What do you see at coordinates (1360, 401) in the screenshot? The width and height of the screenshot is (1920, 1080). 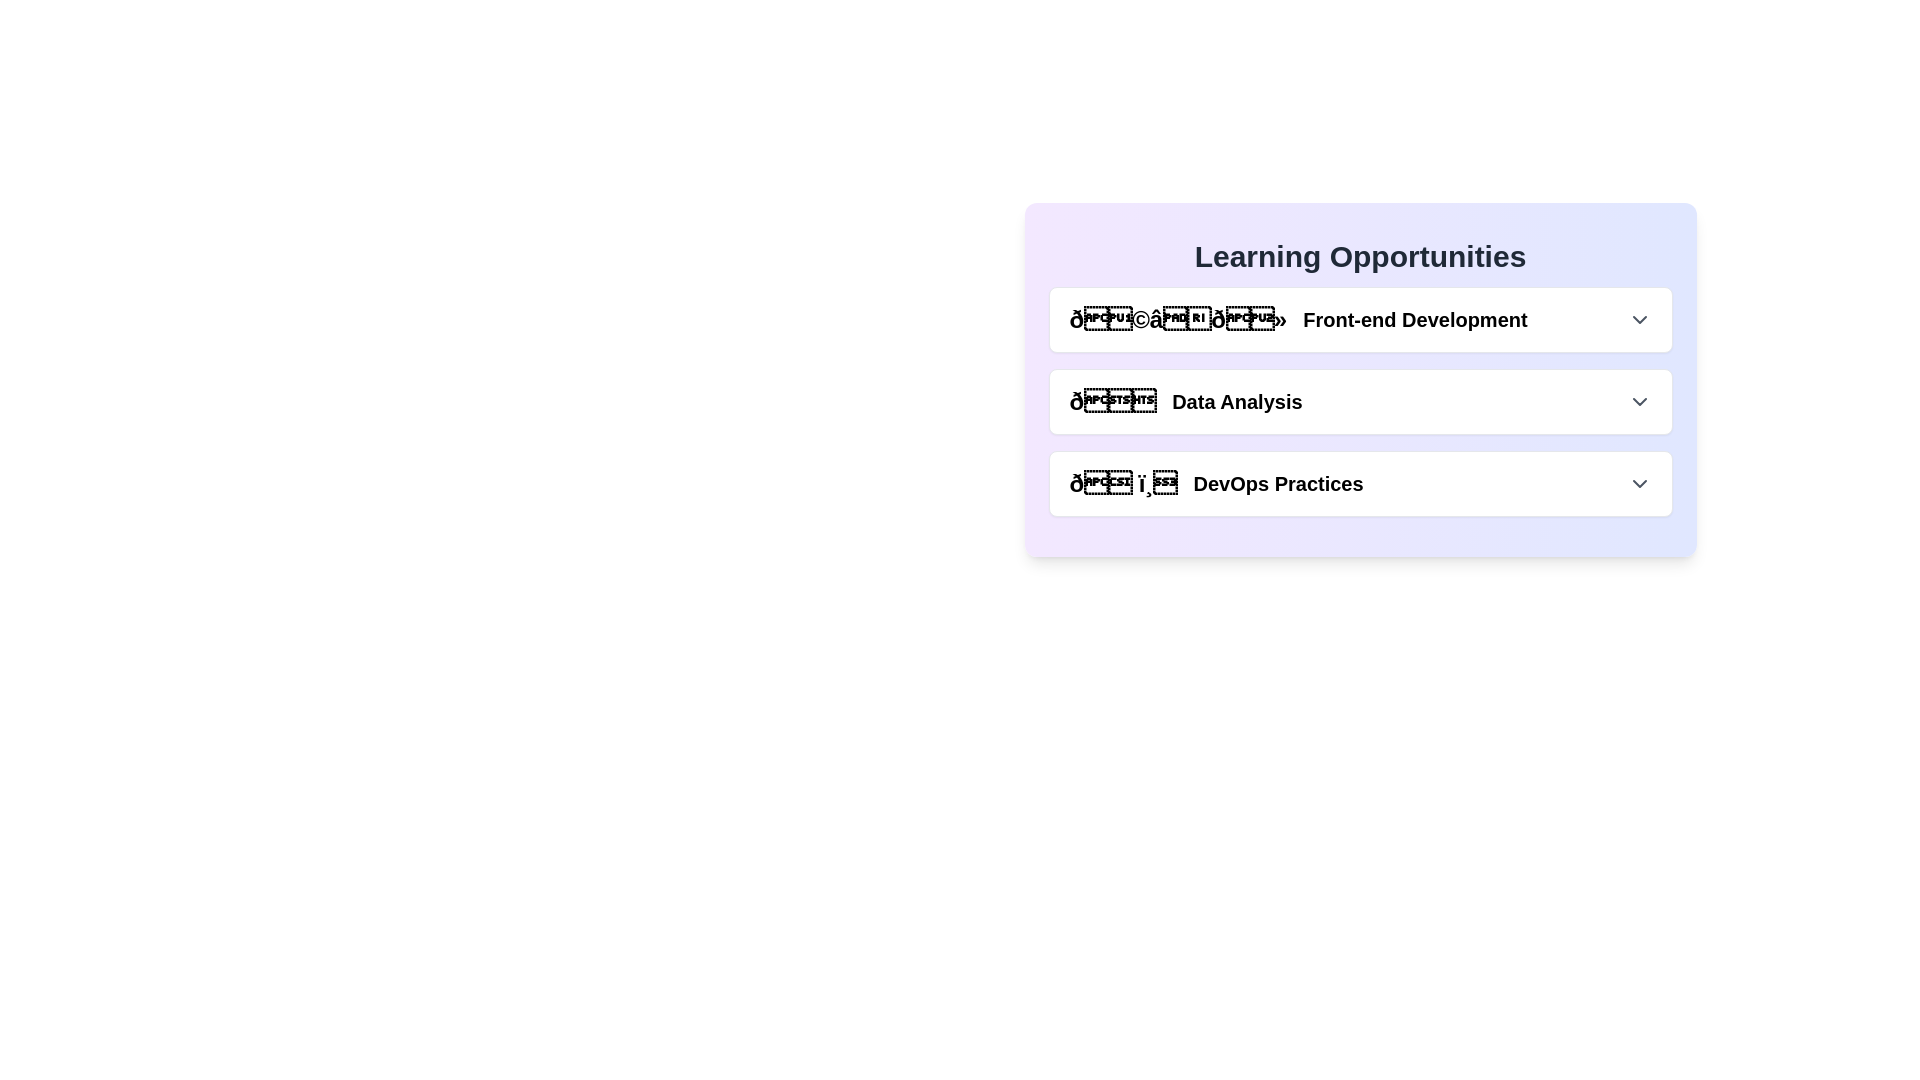 I see `the expandable list item for 'Data Analysis' located centrally in the 'Learning Opportunities' box` at bounding box center [1360, 401].